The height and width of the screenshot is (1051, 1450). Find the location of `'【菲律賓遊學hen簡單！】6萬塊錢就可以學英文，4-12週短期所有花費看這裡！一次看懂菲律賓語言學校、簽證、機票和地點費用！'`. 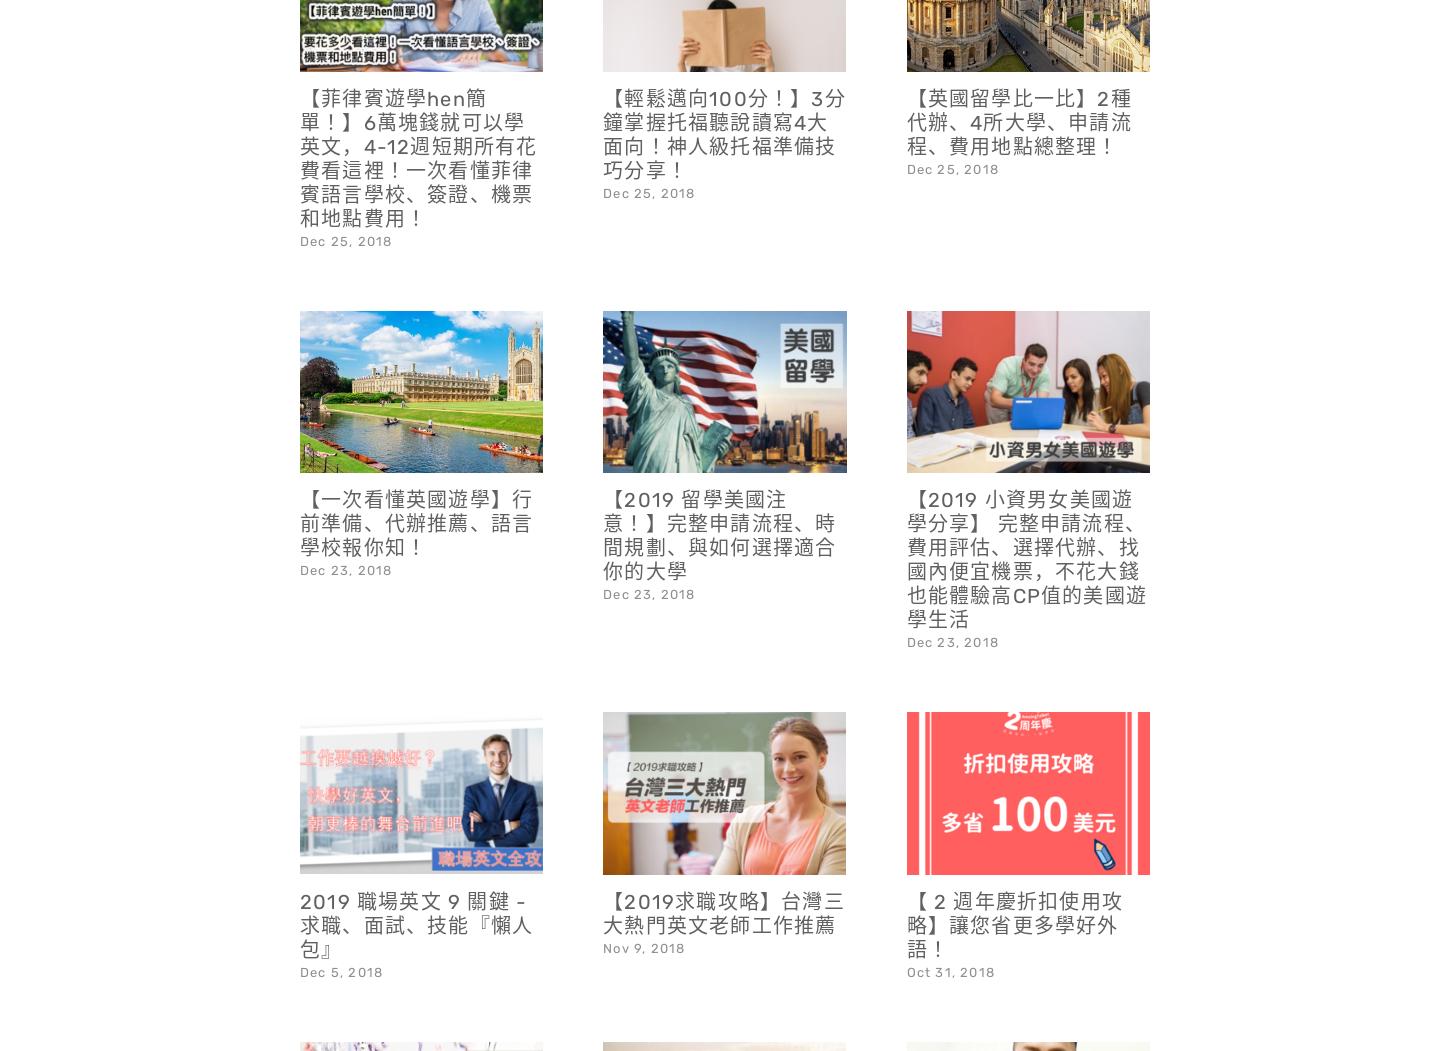

'【菲律賓遊學hen簡單！】6萬塊錢就可以學英文，4-12週短期所有花費看這裡！一次看懂菲律賓語言學校、簽證、機票和地點費用！' is located at coordinates (417, 106).